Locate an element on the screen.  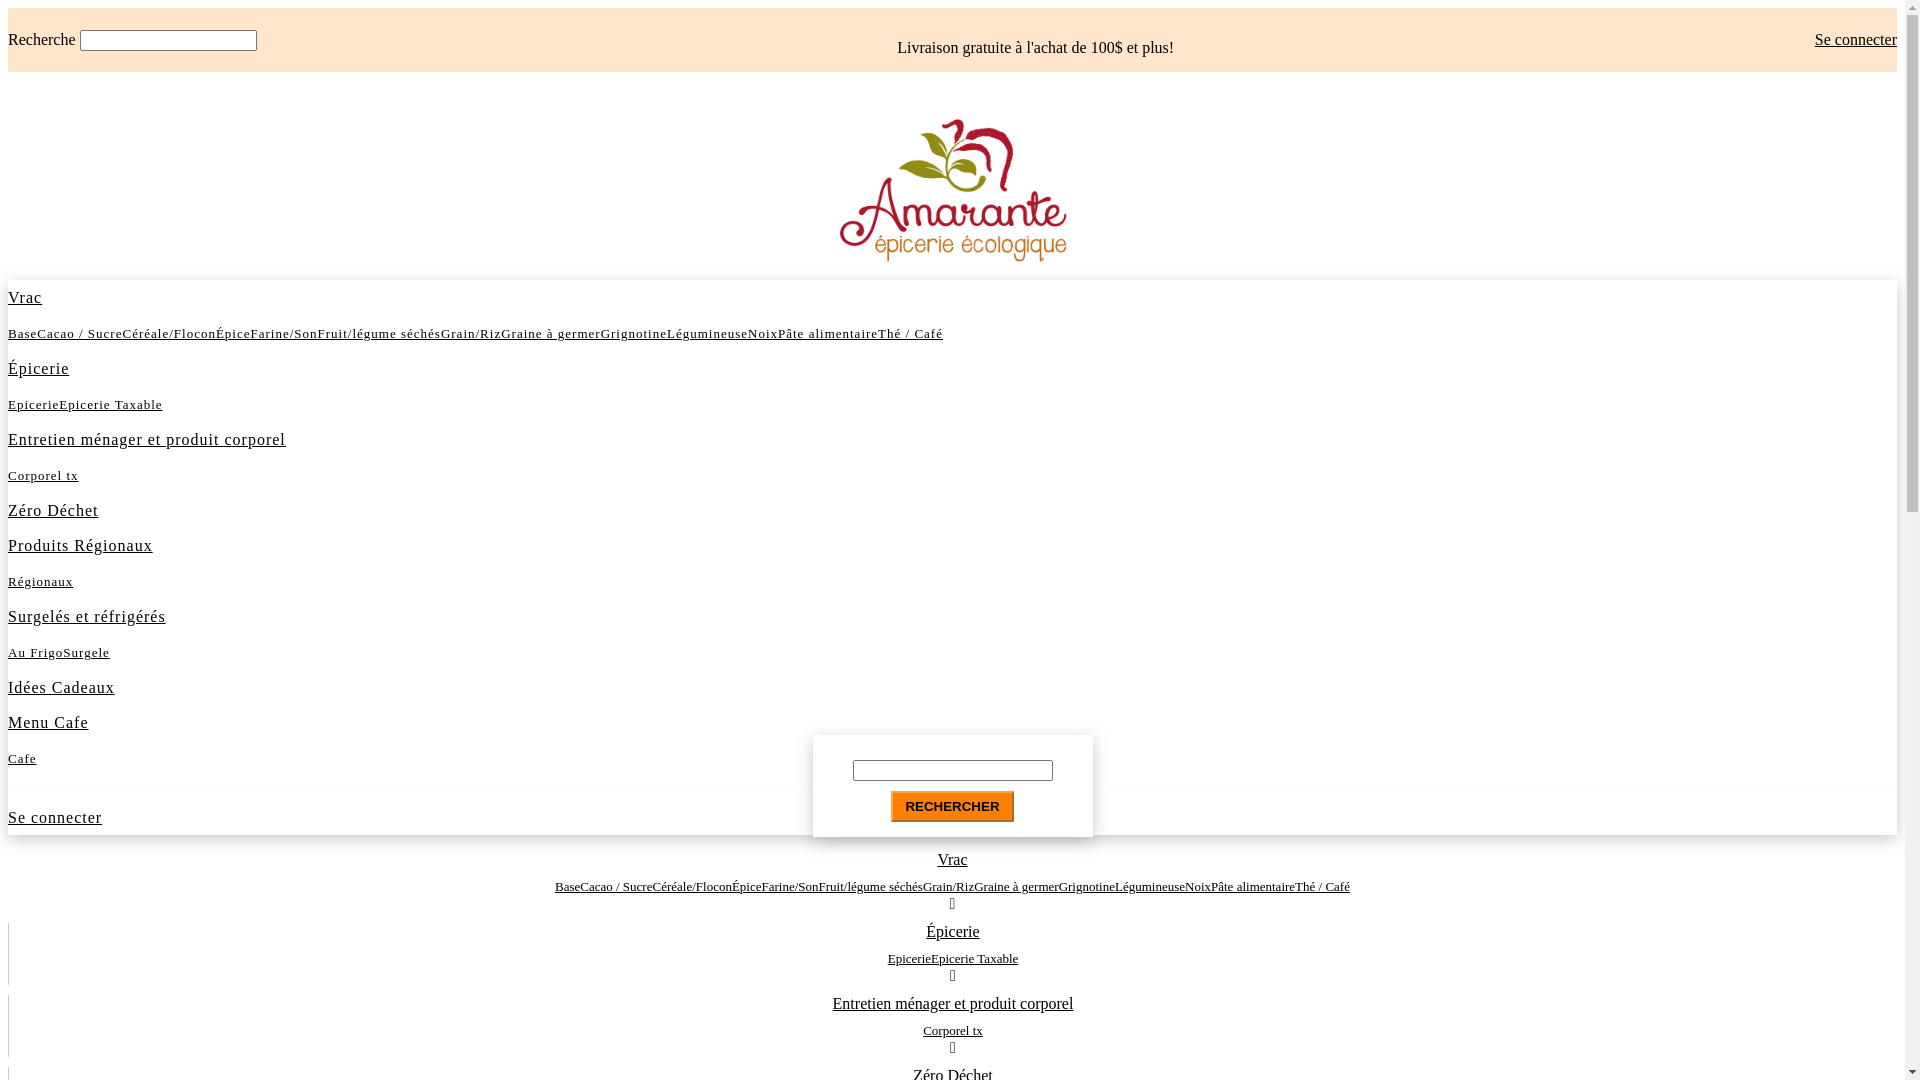
'Se connecter' is located at coordinates (1814, 39).